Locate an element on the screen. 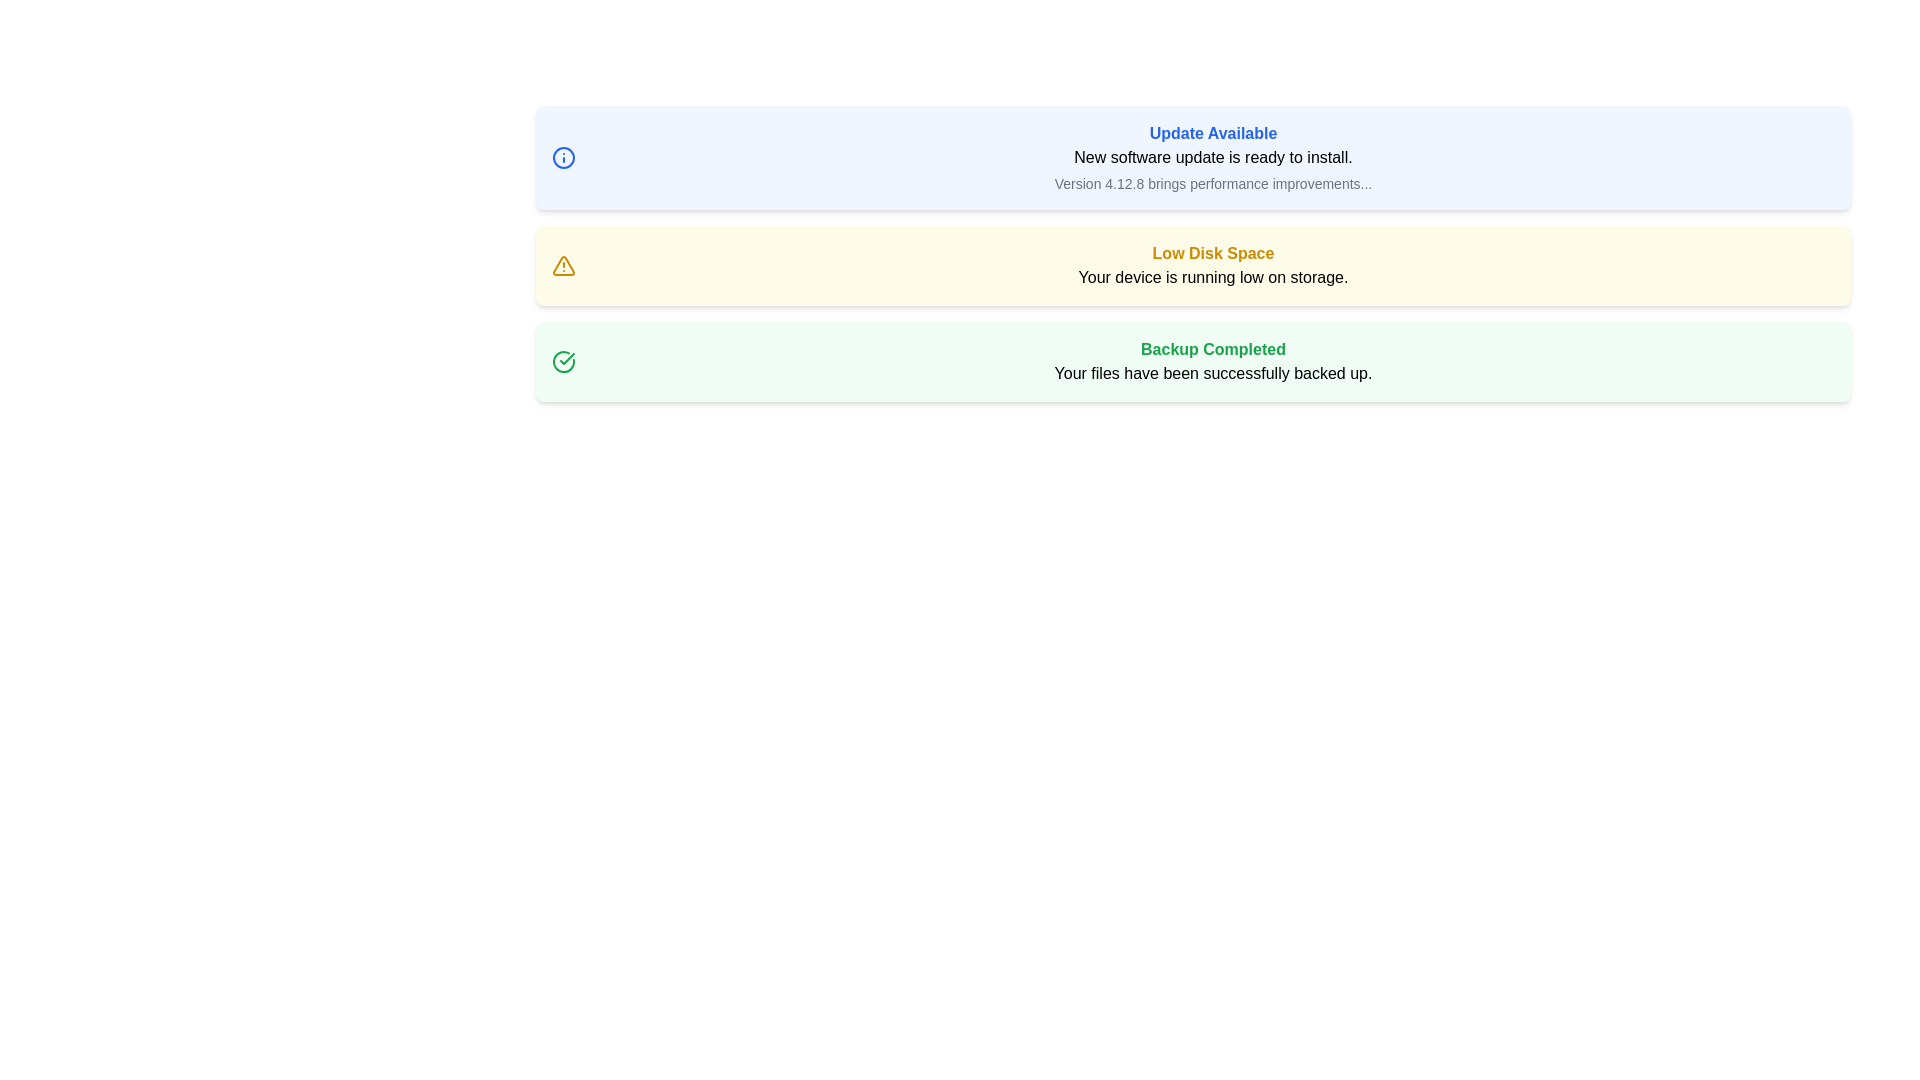 This screenshot has width=1920, height=1080. text block styled in a small gray font that reads 'Version 4.12.8 brings performance improvements...', located under the 'Update Available' title and the subtitle 'New software update is ready to install.' is located at coordinates (1212, 184).